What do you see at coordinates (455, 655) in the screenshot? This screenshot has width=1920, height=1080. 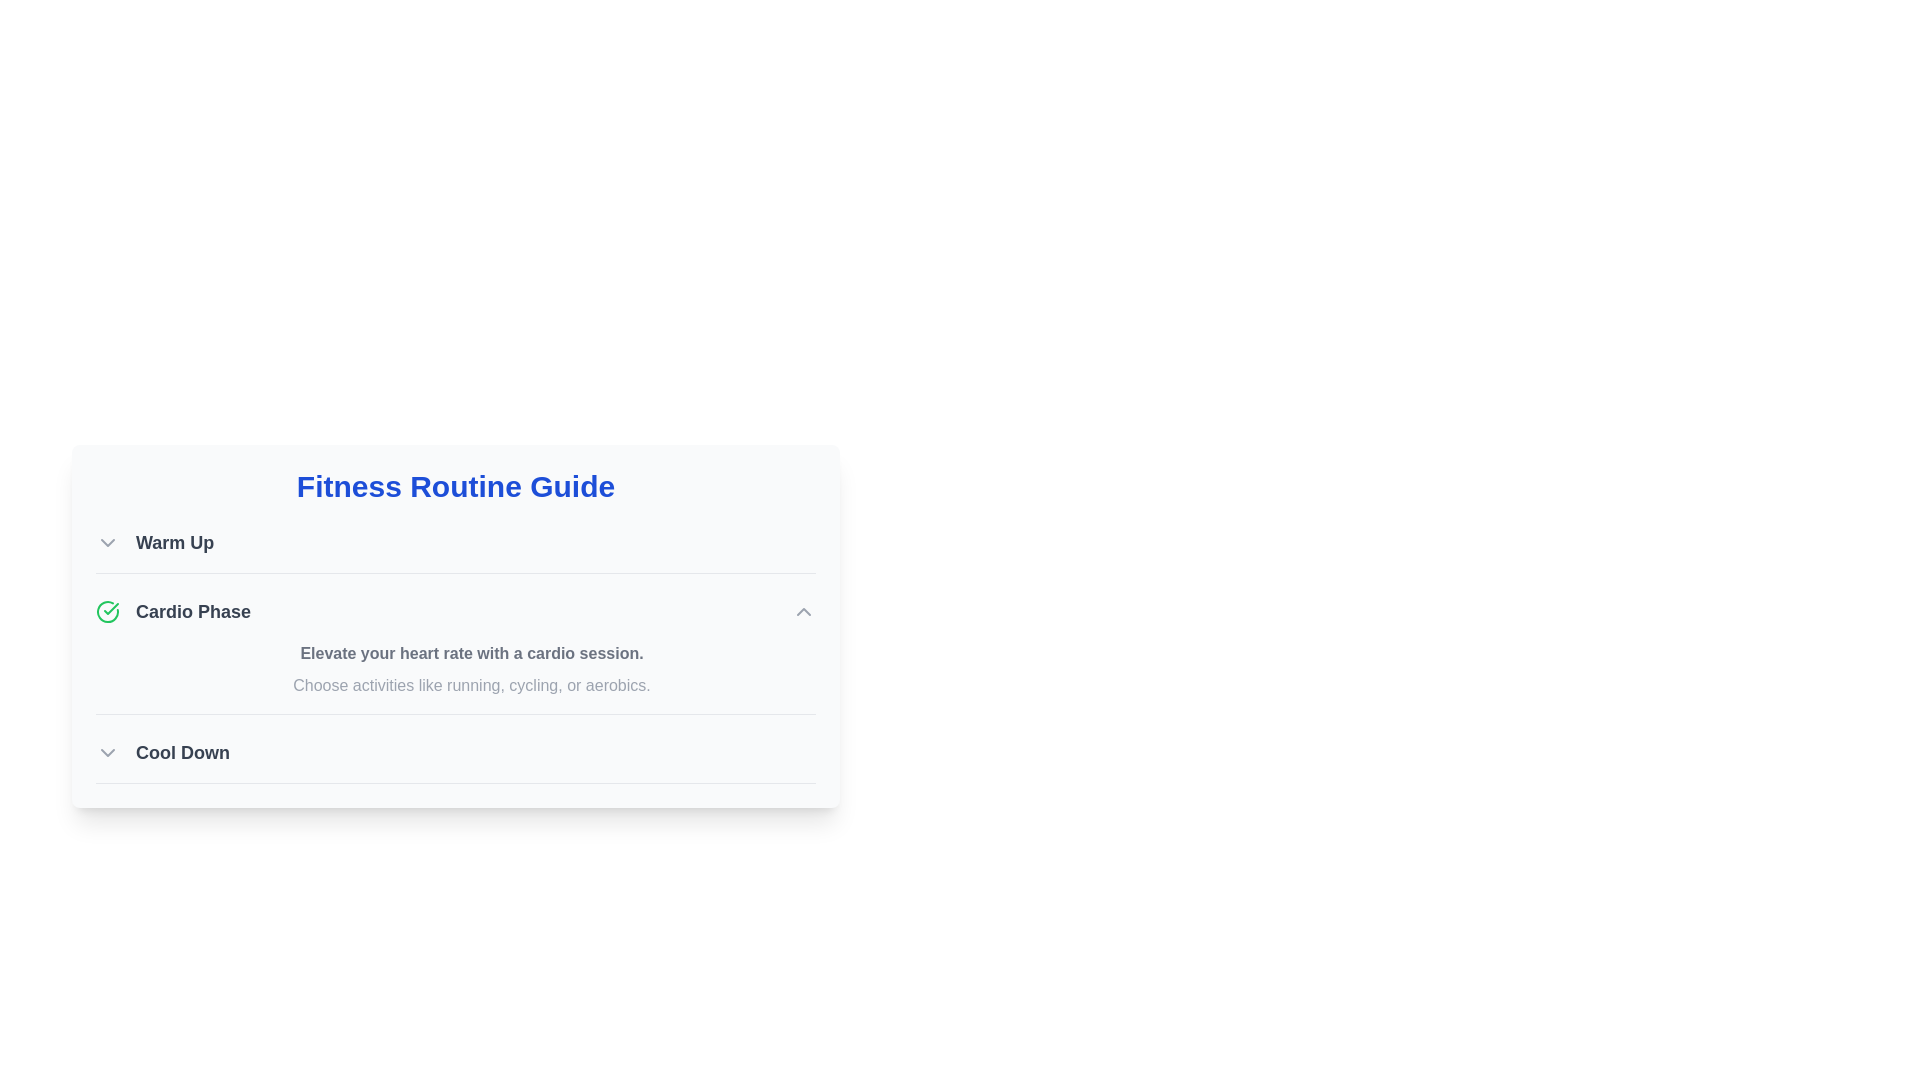 I see `the 'Cardio Phase' collapsible panel for accessibility` at bounding box center [455, 655].